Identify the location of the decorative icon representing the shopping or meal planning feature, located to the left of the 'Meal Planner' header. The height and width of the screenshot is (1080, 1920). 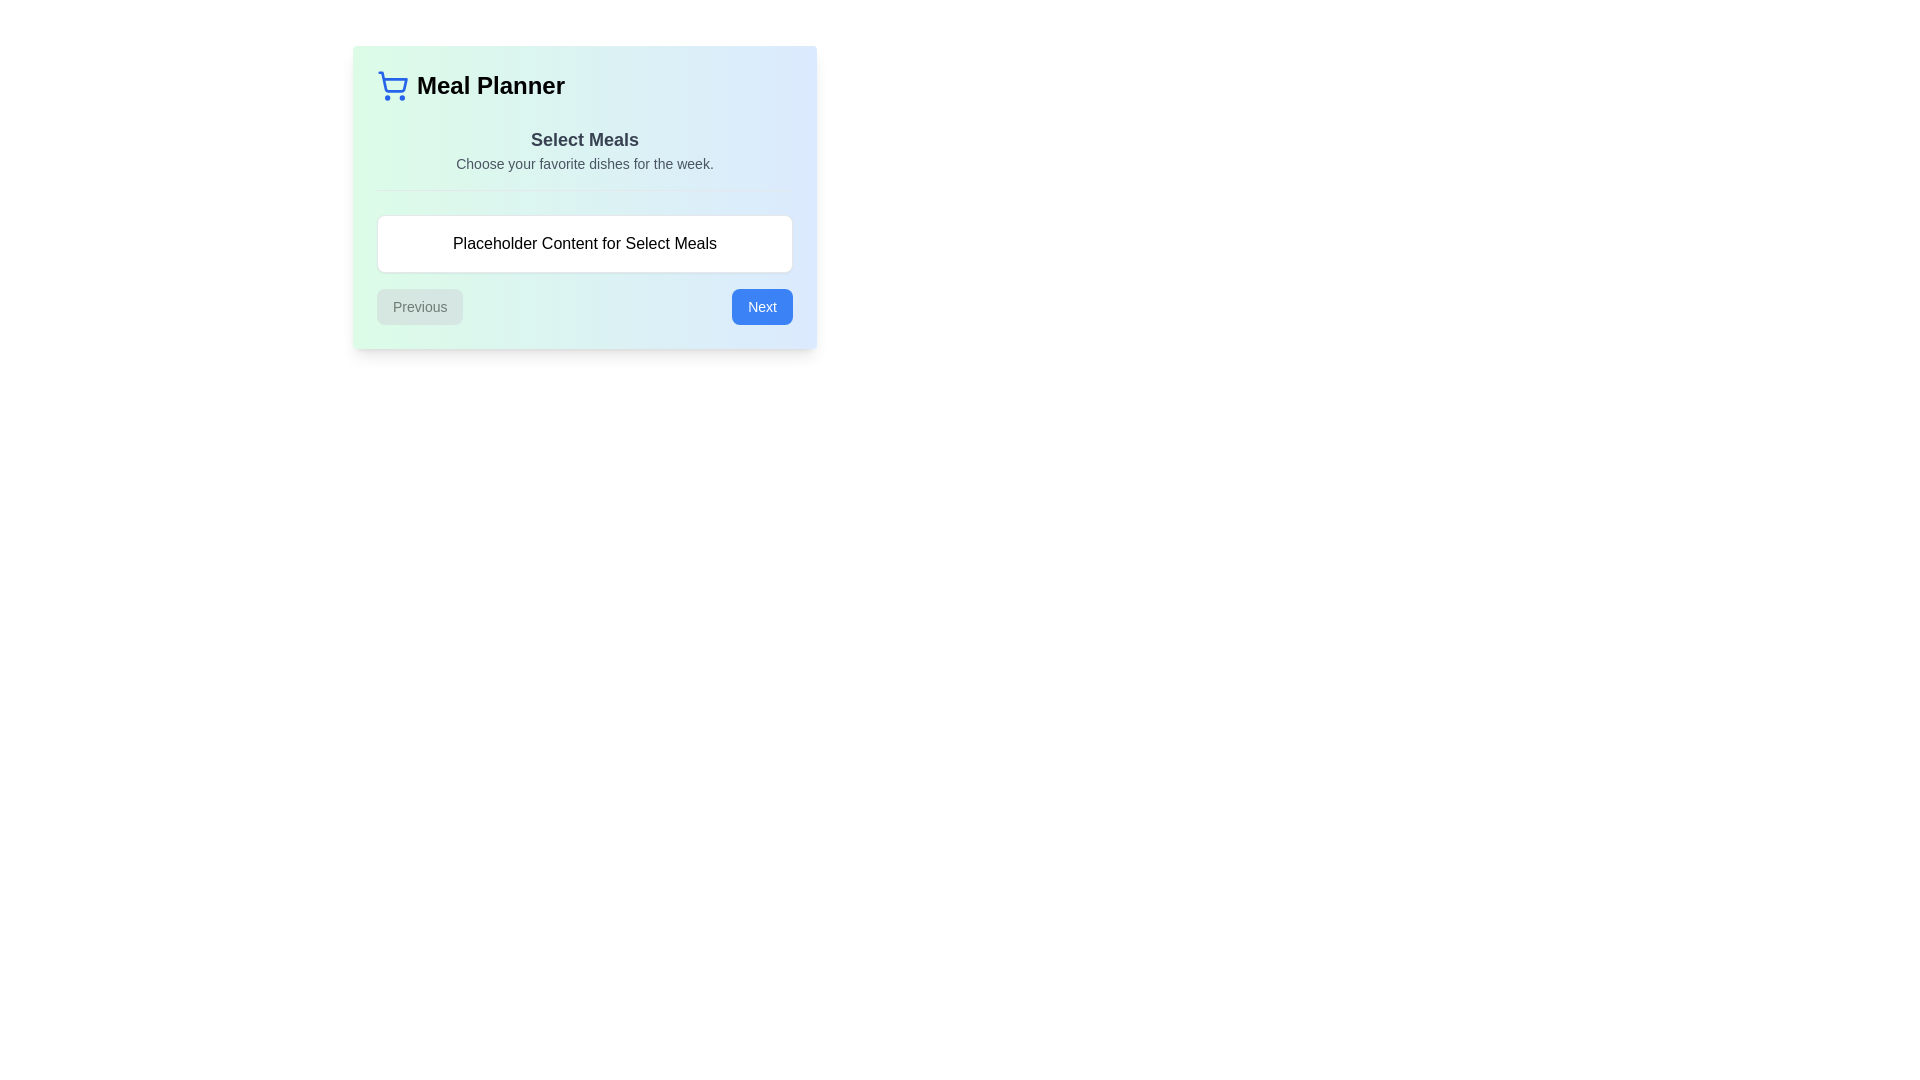
(393, 84).